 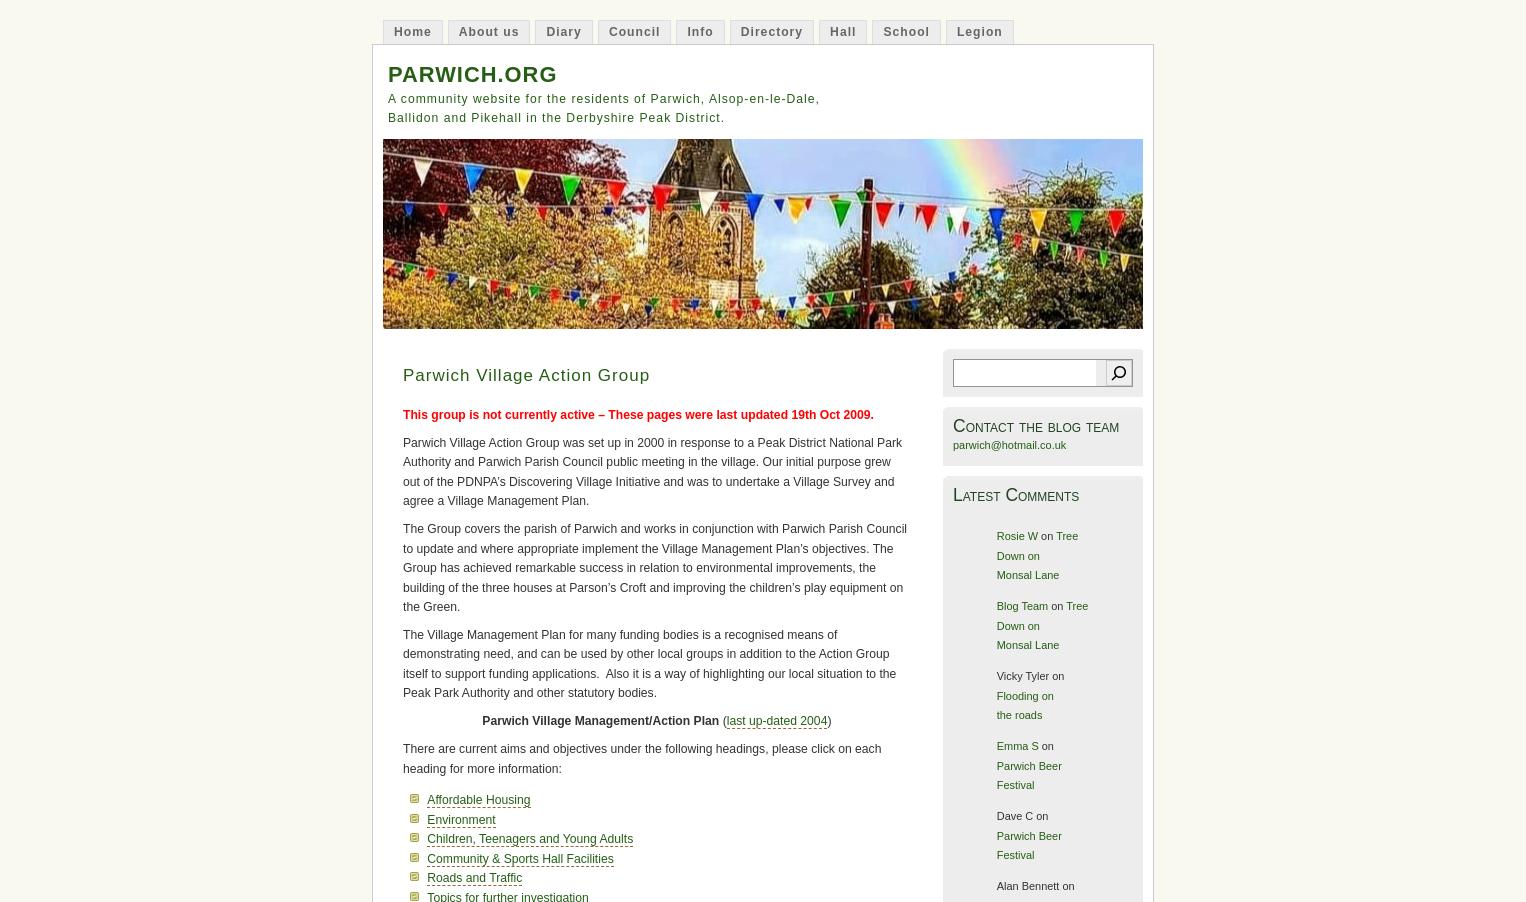 I want to click on 'Parwich Village Action Group was set up in 2000 in response to a Peak District National Park Authority and Parwich Parish Council public meeting in the village. Our initial purpose grew out of the PDNPA’s Discovering Village Initiative and was to undertake a Village Survey and agree a Village Management Plan.', so click(x=403, y=470).